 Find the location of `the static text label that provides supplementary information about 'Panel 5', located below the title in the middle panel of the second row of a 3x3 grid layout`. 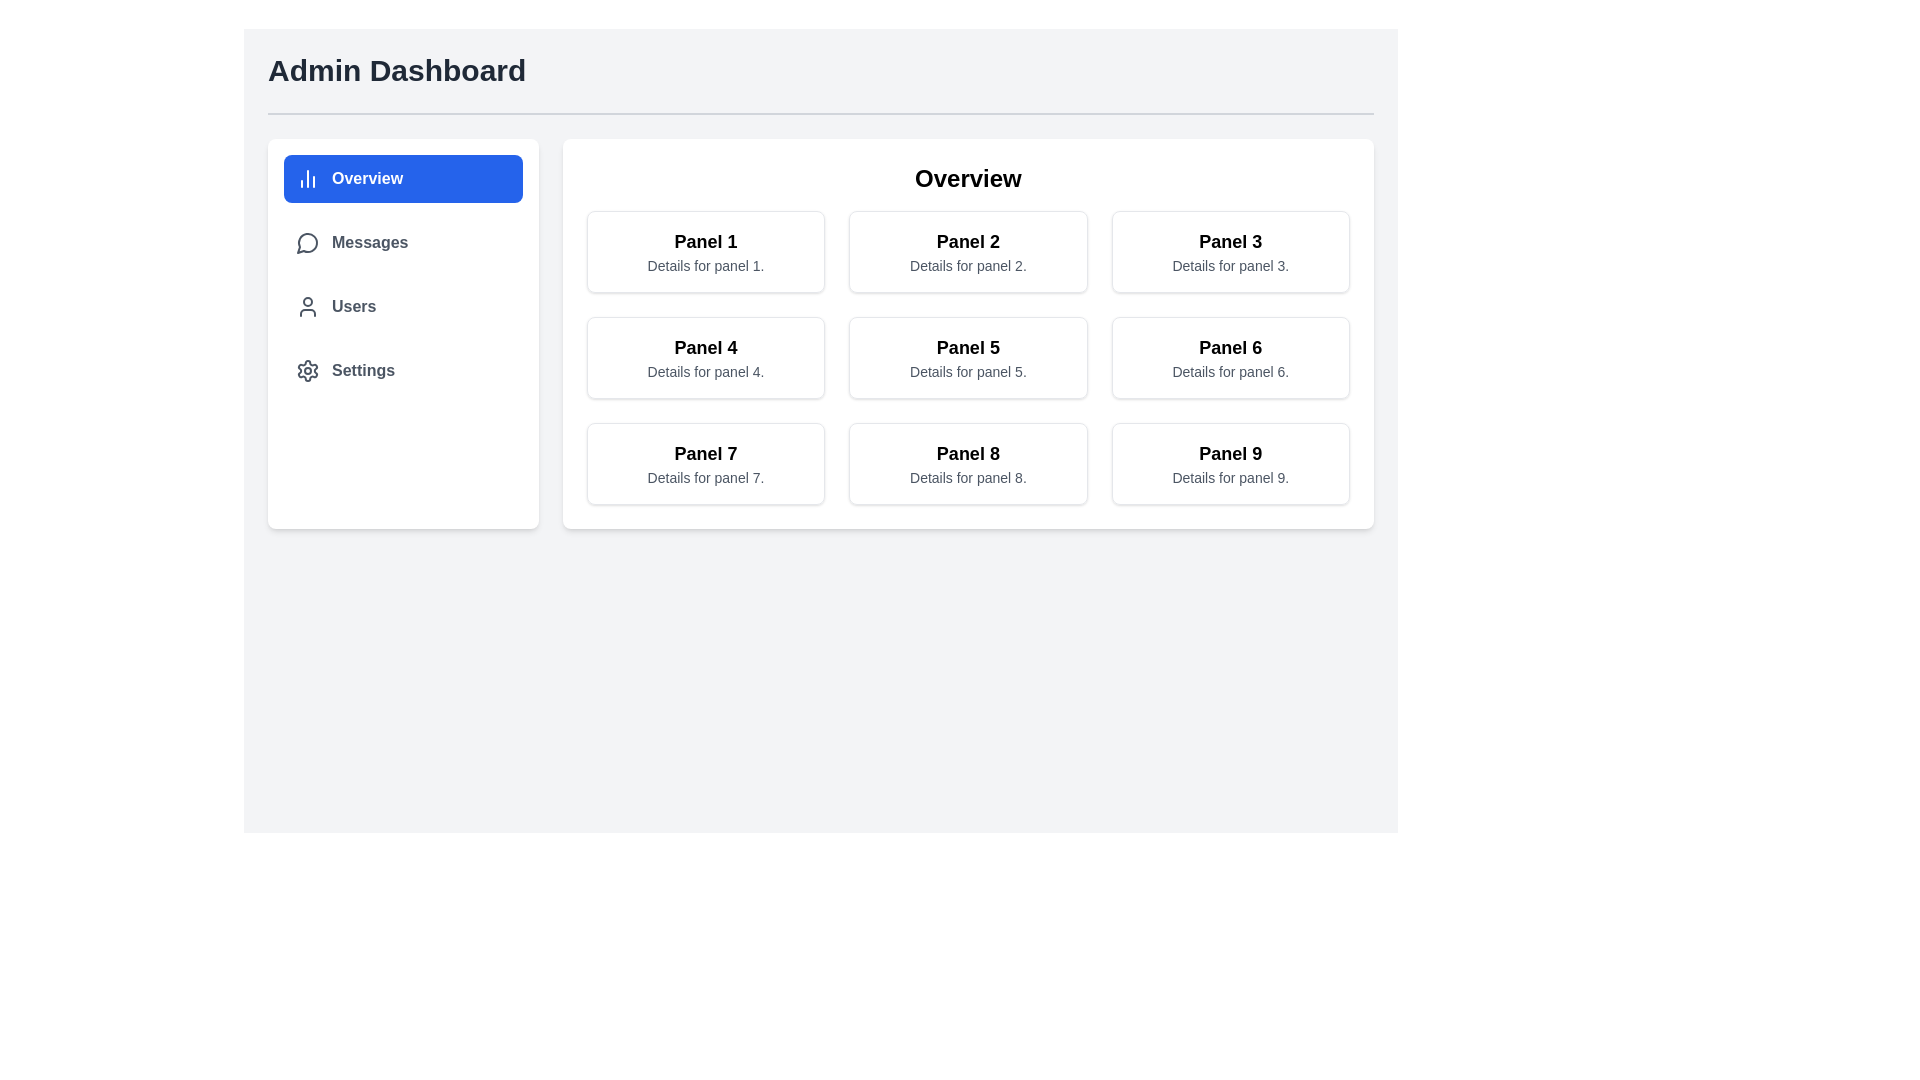

the static text label that provides supplementary information about 'Panel 5', located below the title in the middle panel of the second row of a 3x3 grid layout is located at coordinates (968, 371).